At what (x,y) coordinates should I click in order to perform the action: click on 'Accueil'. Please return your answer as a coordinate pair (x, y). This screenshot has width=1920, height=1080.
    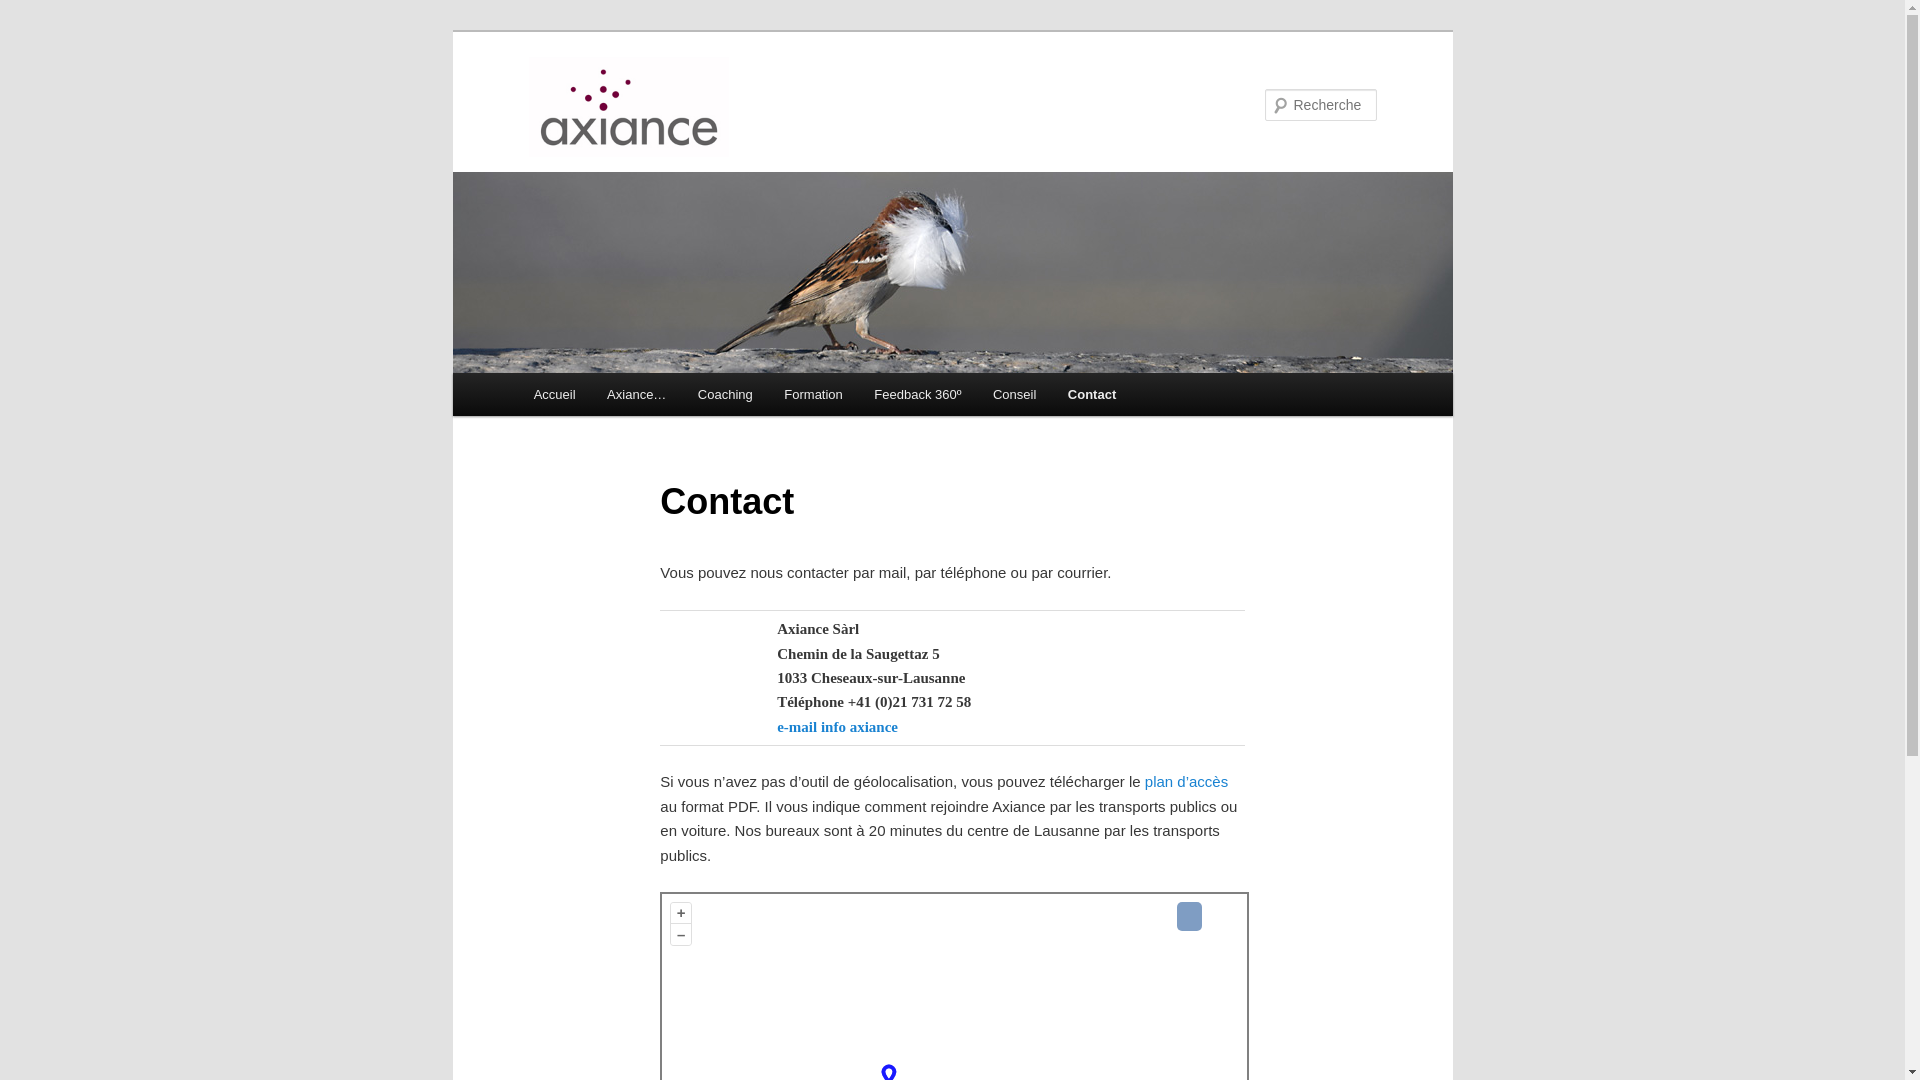
    Looking at the image, I should click on (518, 394).